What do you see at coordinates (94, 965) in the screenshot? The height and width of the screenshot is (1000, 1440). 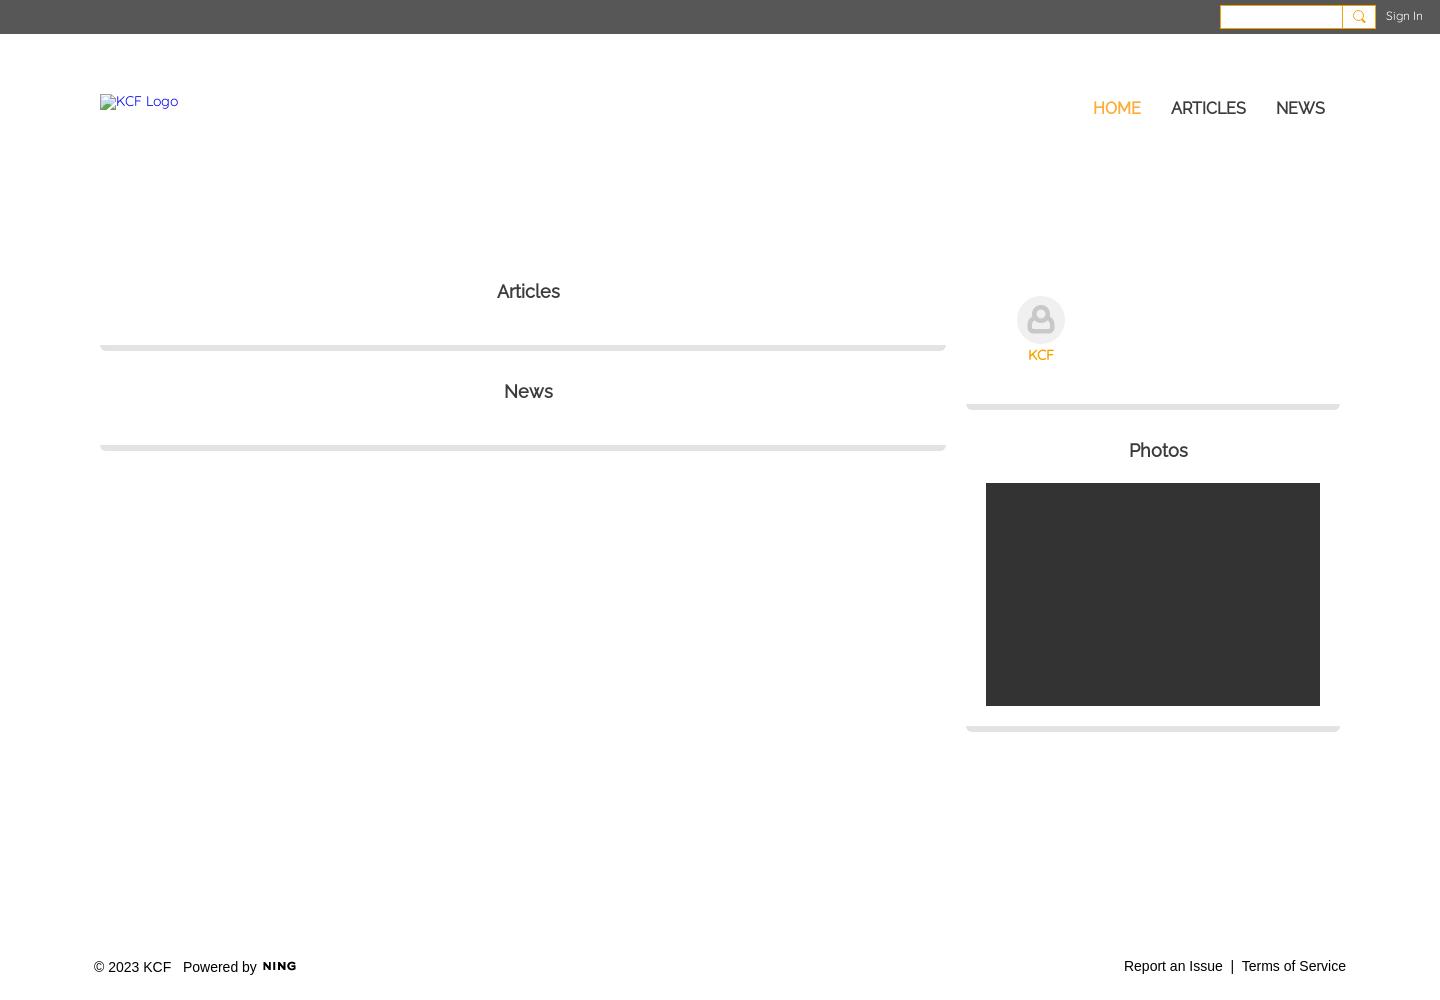 I see `'© 2023 KCF'` at bounding box center [94, 965].